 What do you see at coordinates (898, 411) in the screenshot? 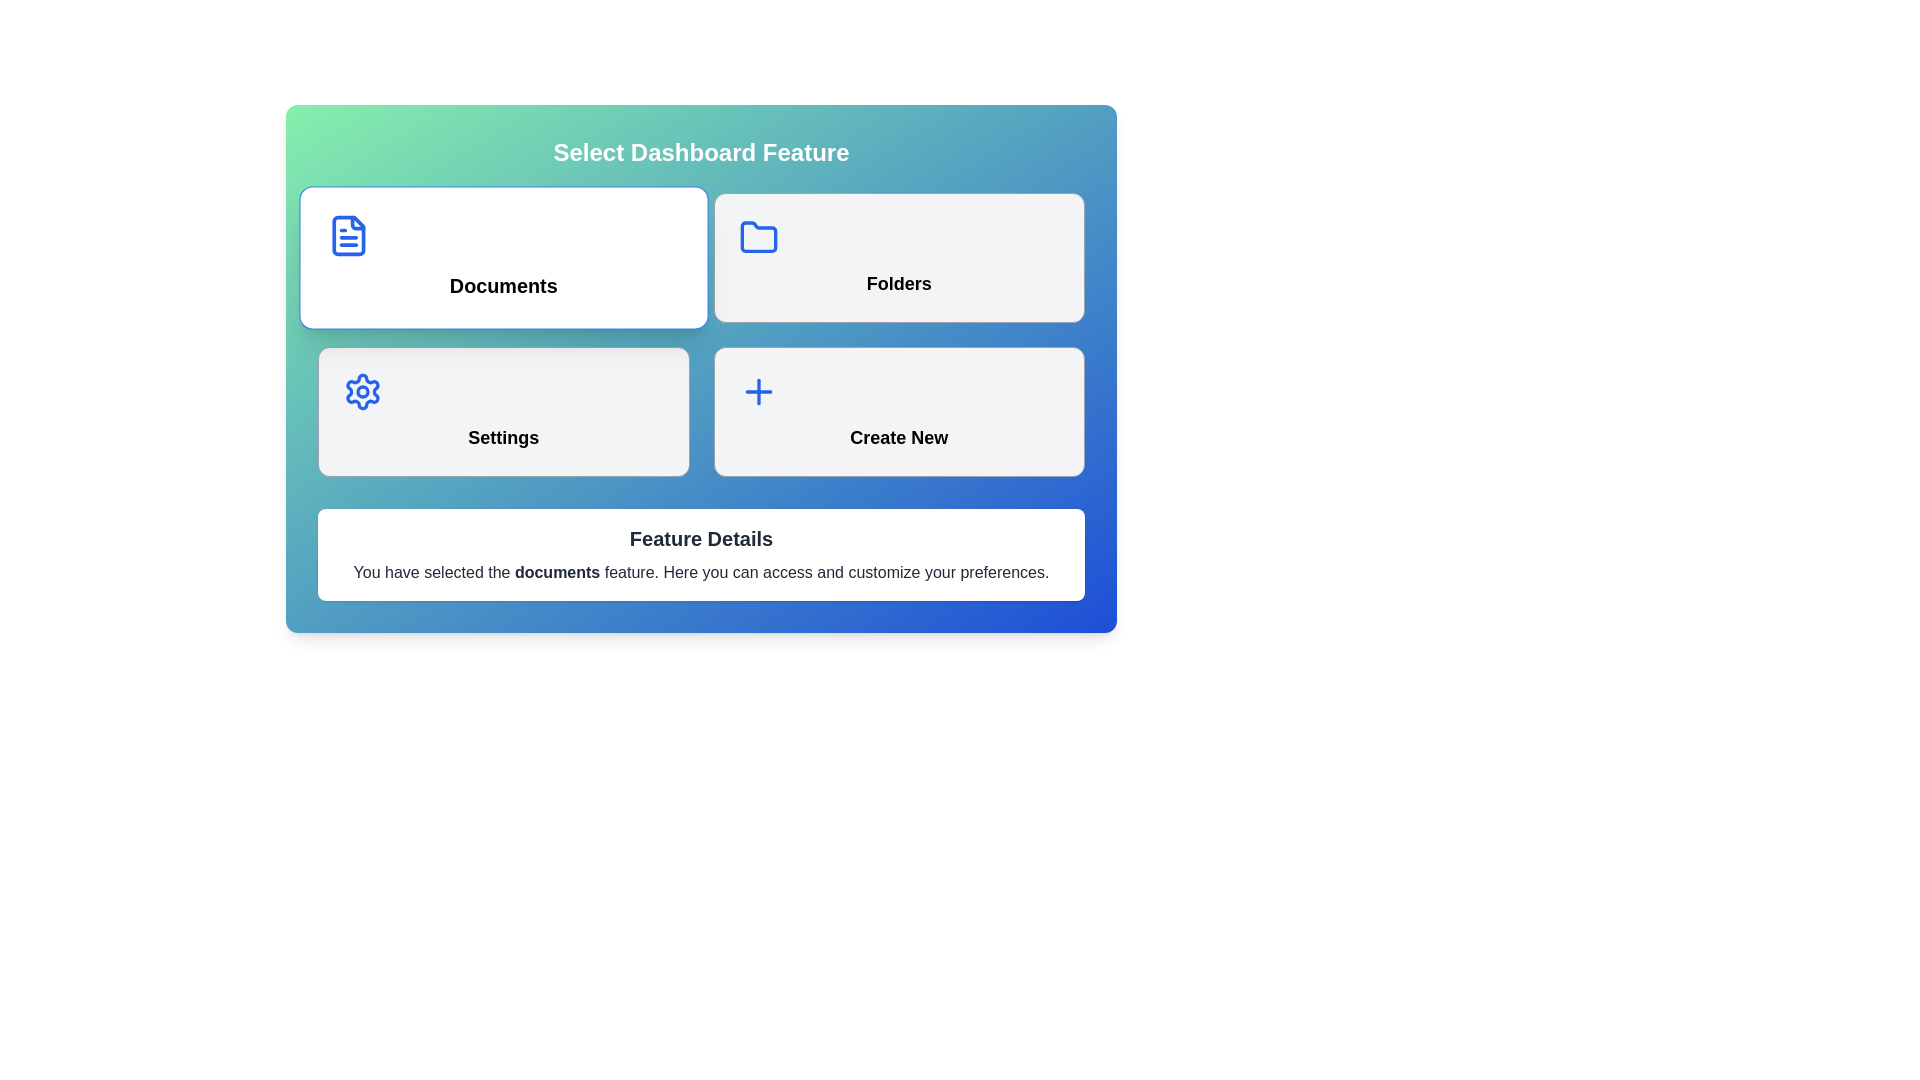
I see `the button in the bottom-right corner of the grid that allows users to create a new item or entity` at bounding box center [898, 411].